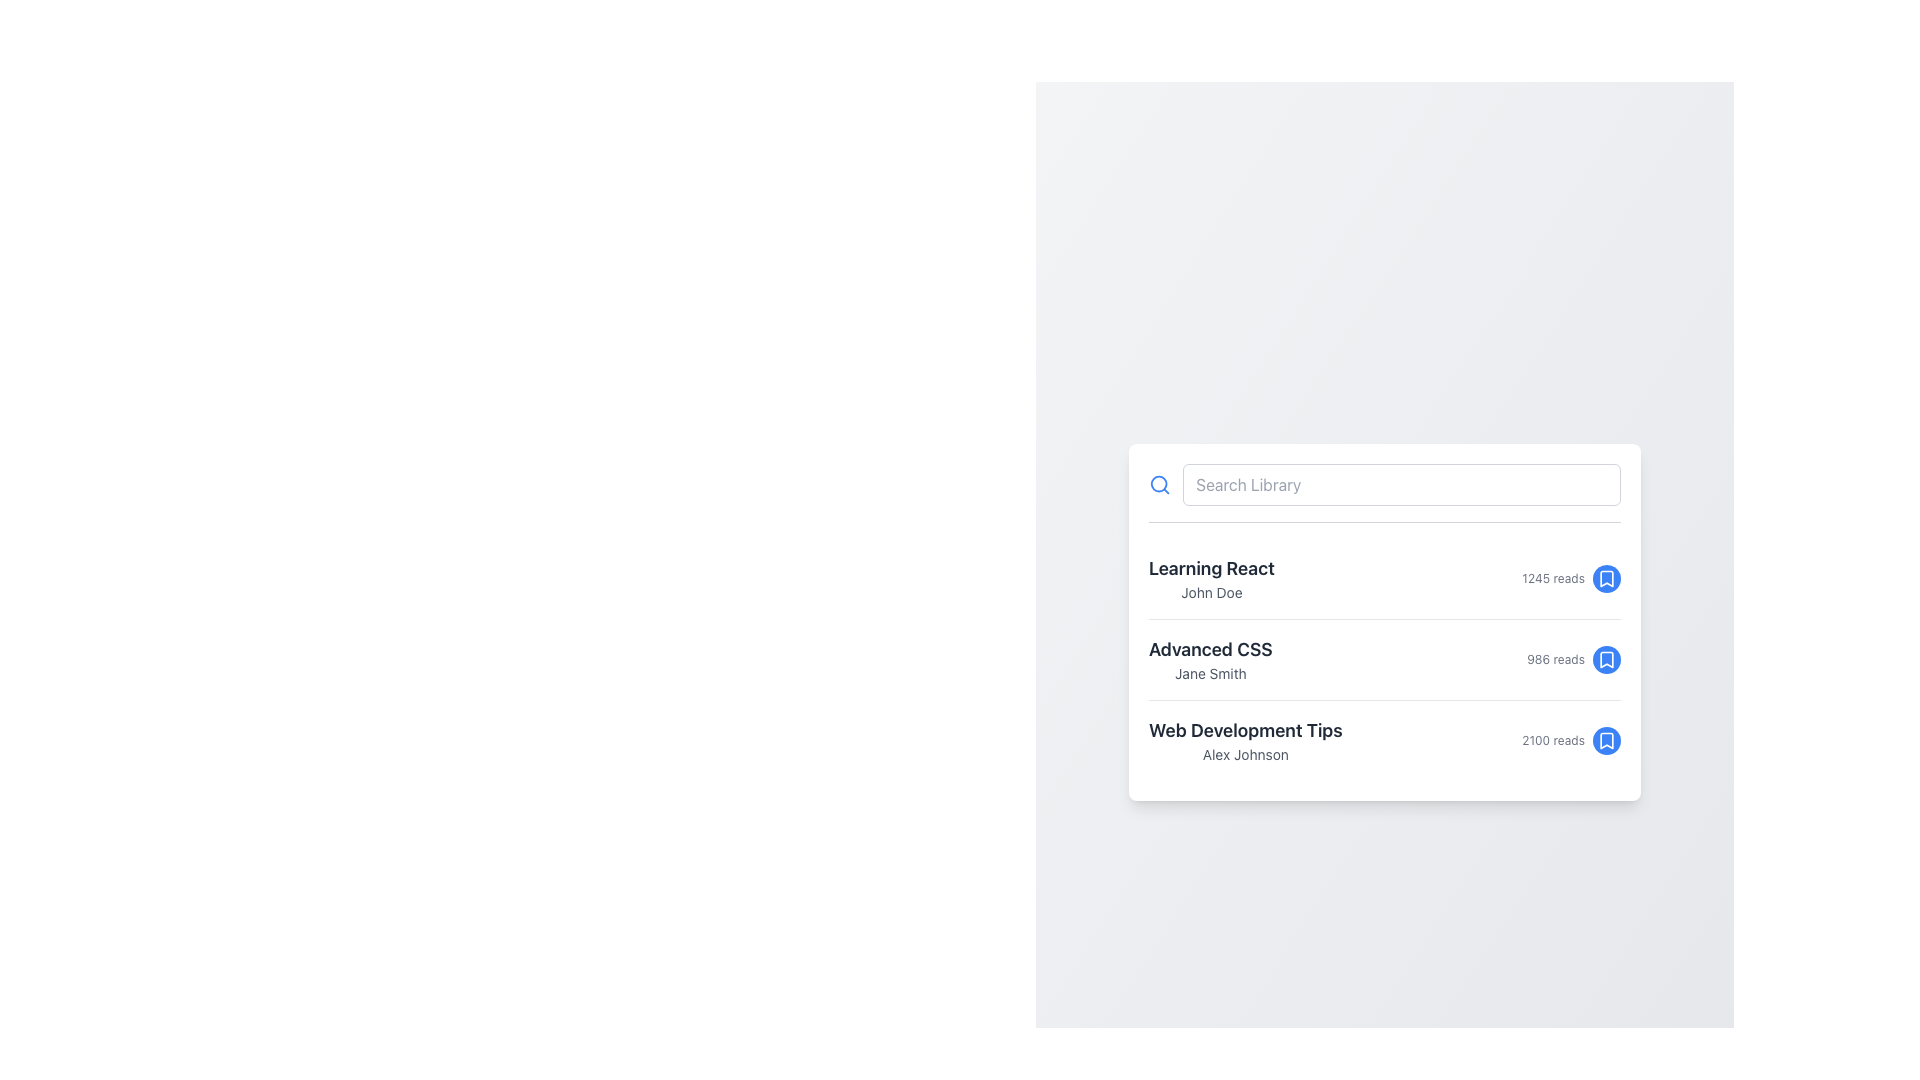  What do you see at coordinates (1607, 659) in the screenshot?
I see `the second bookmark icon with a blue circular background` at bounding box center [1607, 659].